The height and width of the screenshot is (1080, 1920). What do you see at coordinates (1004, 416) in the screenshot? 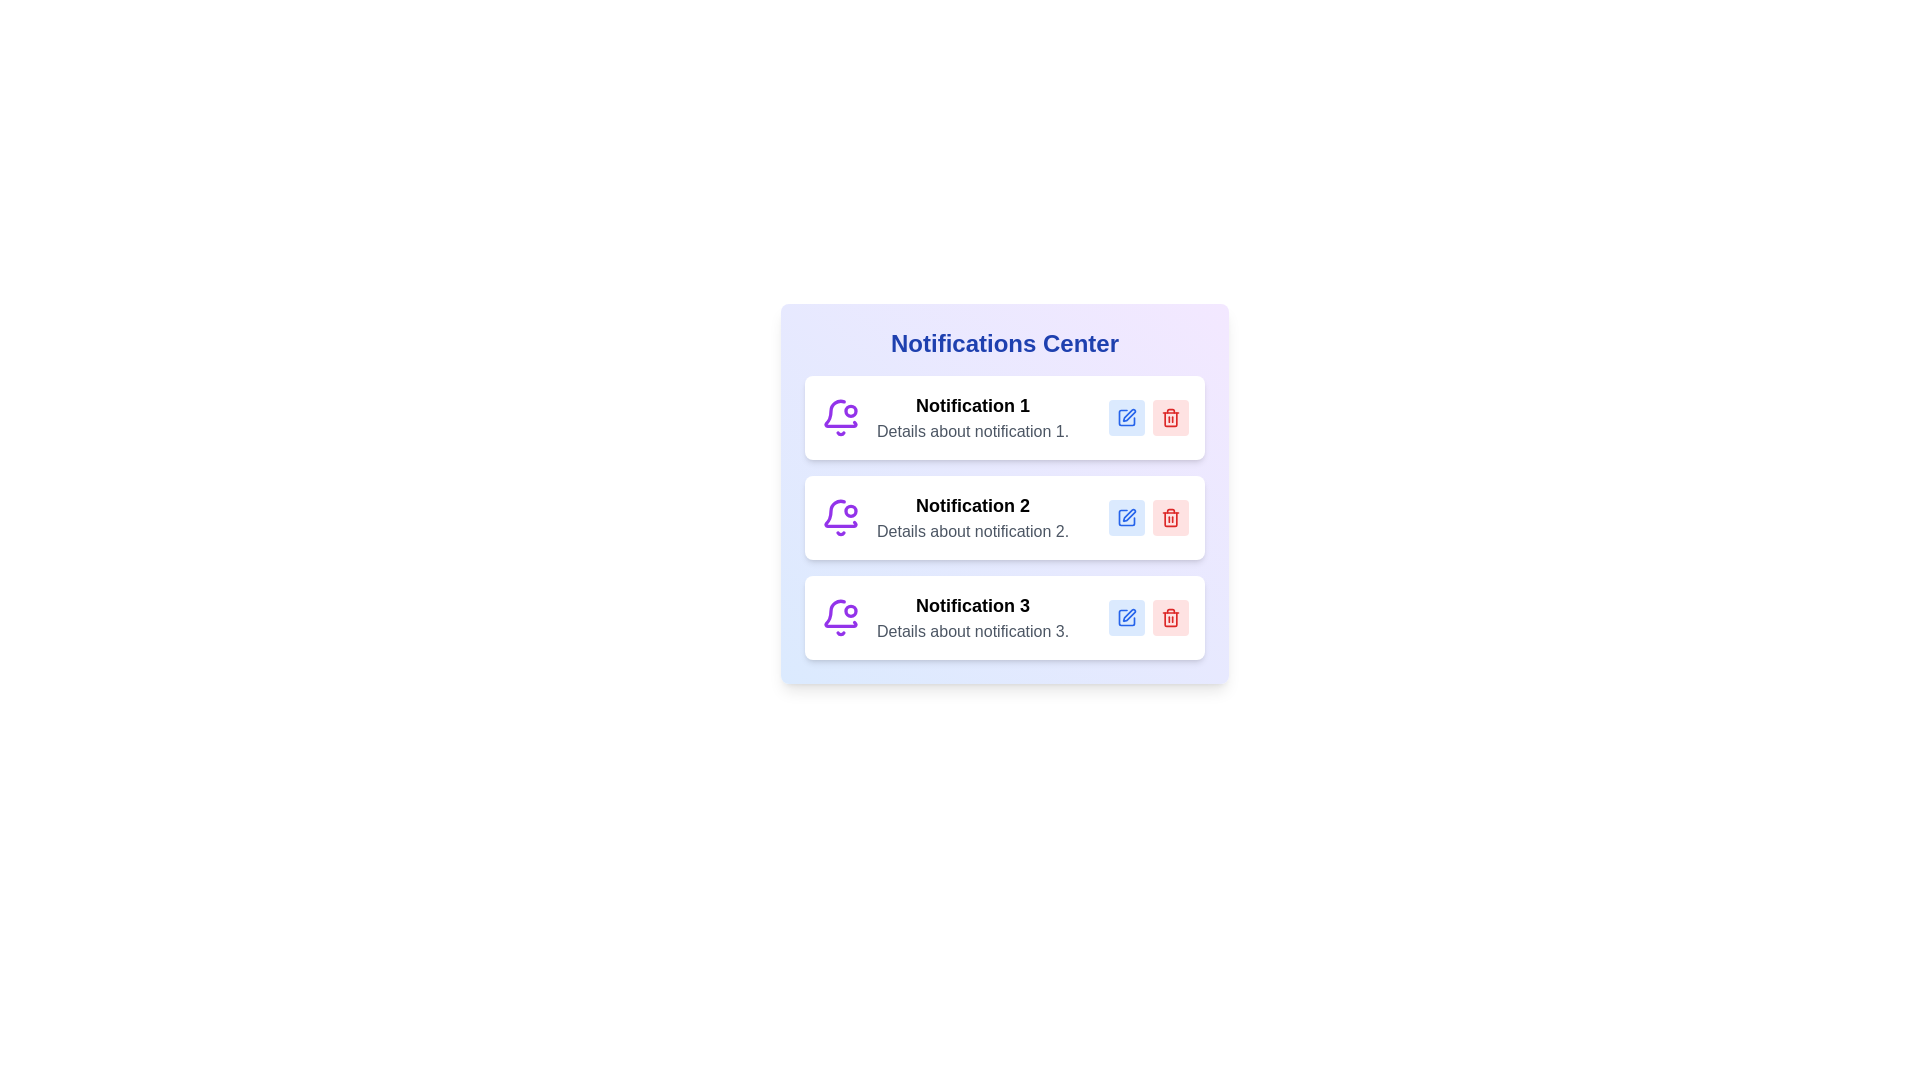
I see `the Notification card with the title 'Notification 1' and subtitle 'Details about notification 1', which is the first item in the notification center list` at bounding box center [1004, 416].